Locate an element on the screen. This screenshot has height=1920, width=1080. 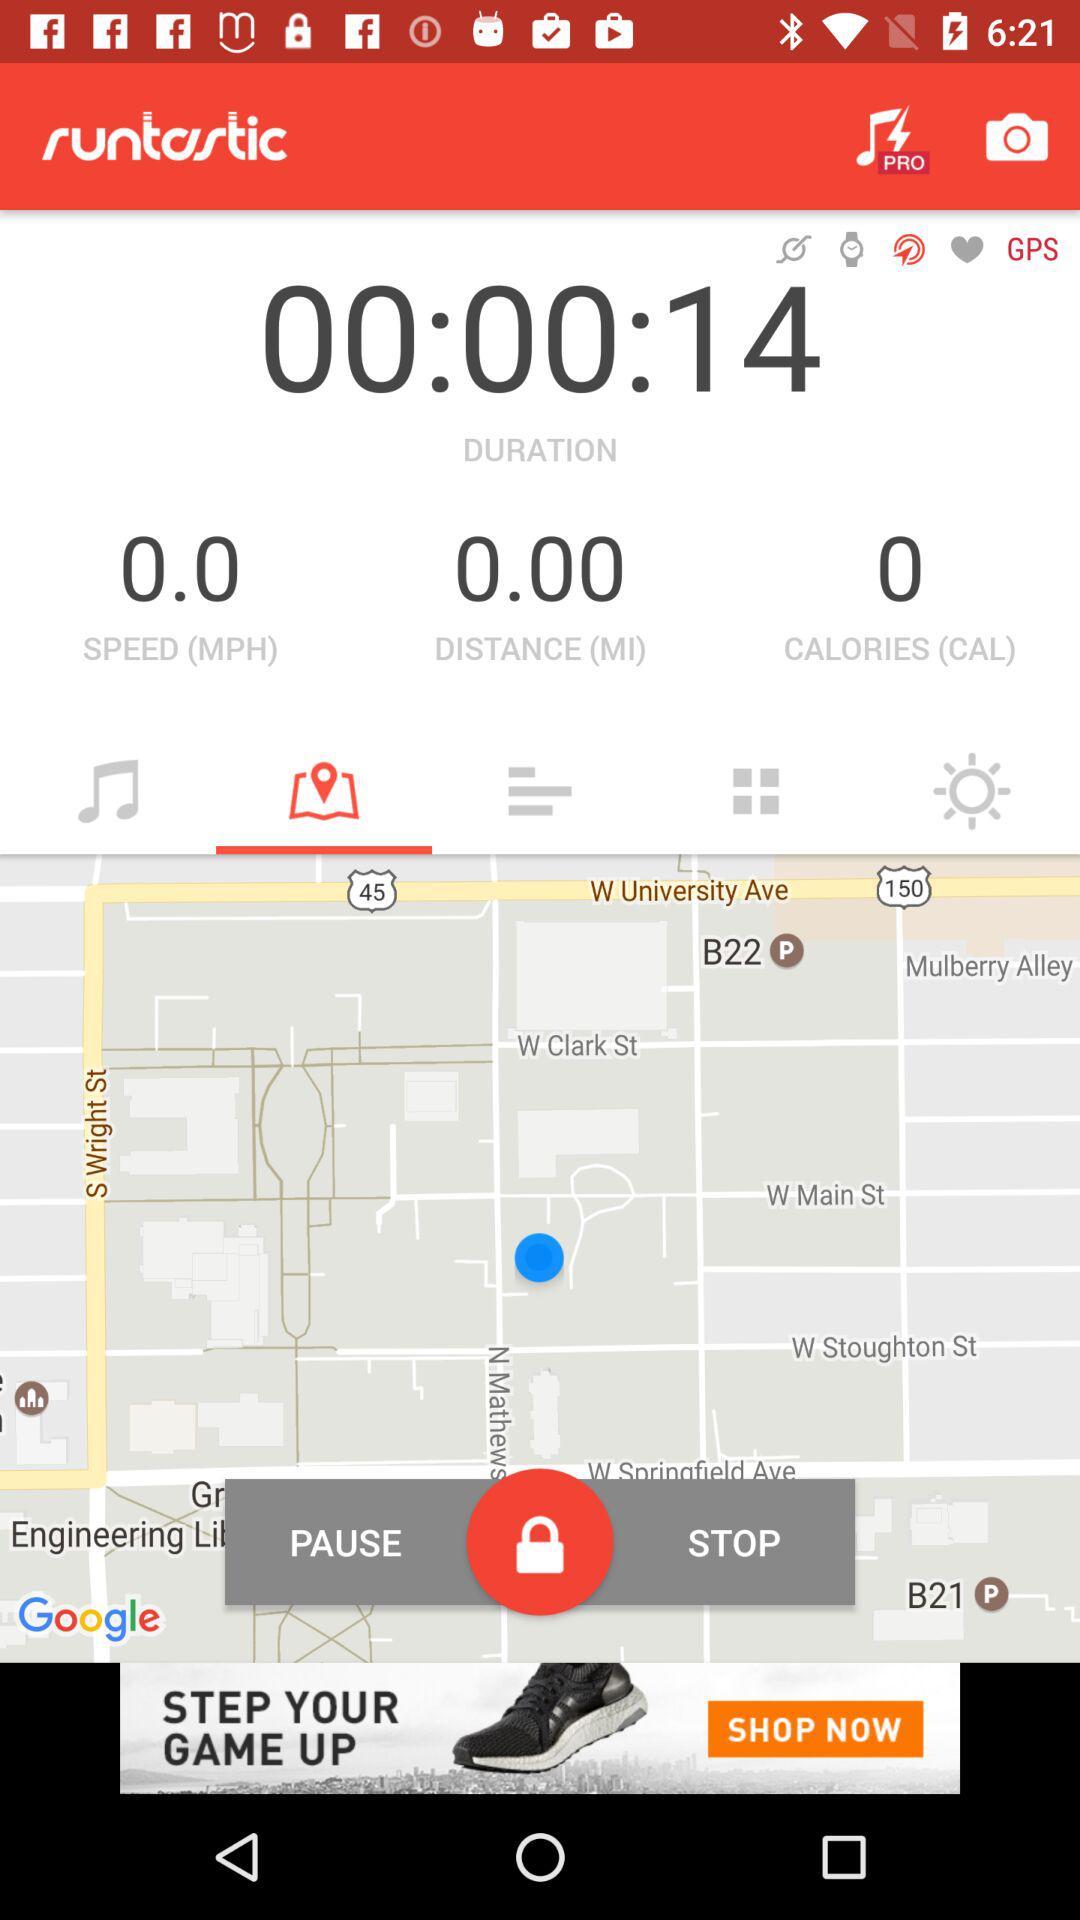
open more option is located at coordinates (540, 790).